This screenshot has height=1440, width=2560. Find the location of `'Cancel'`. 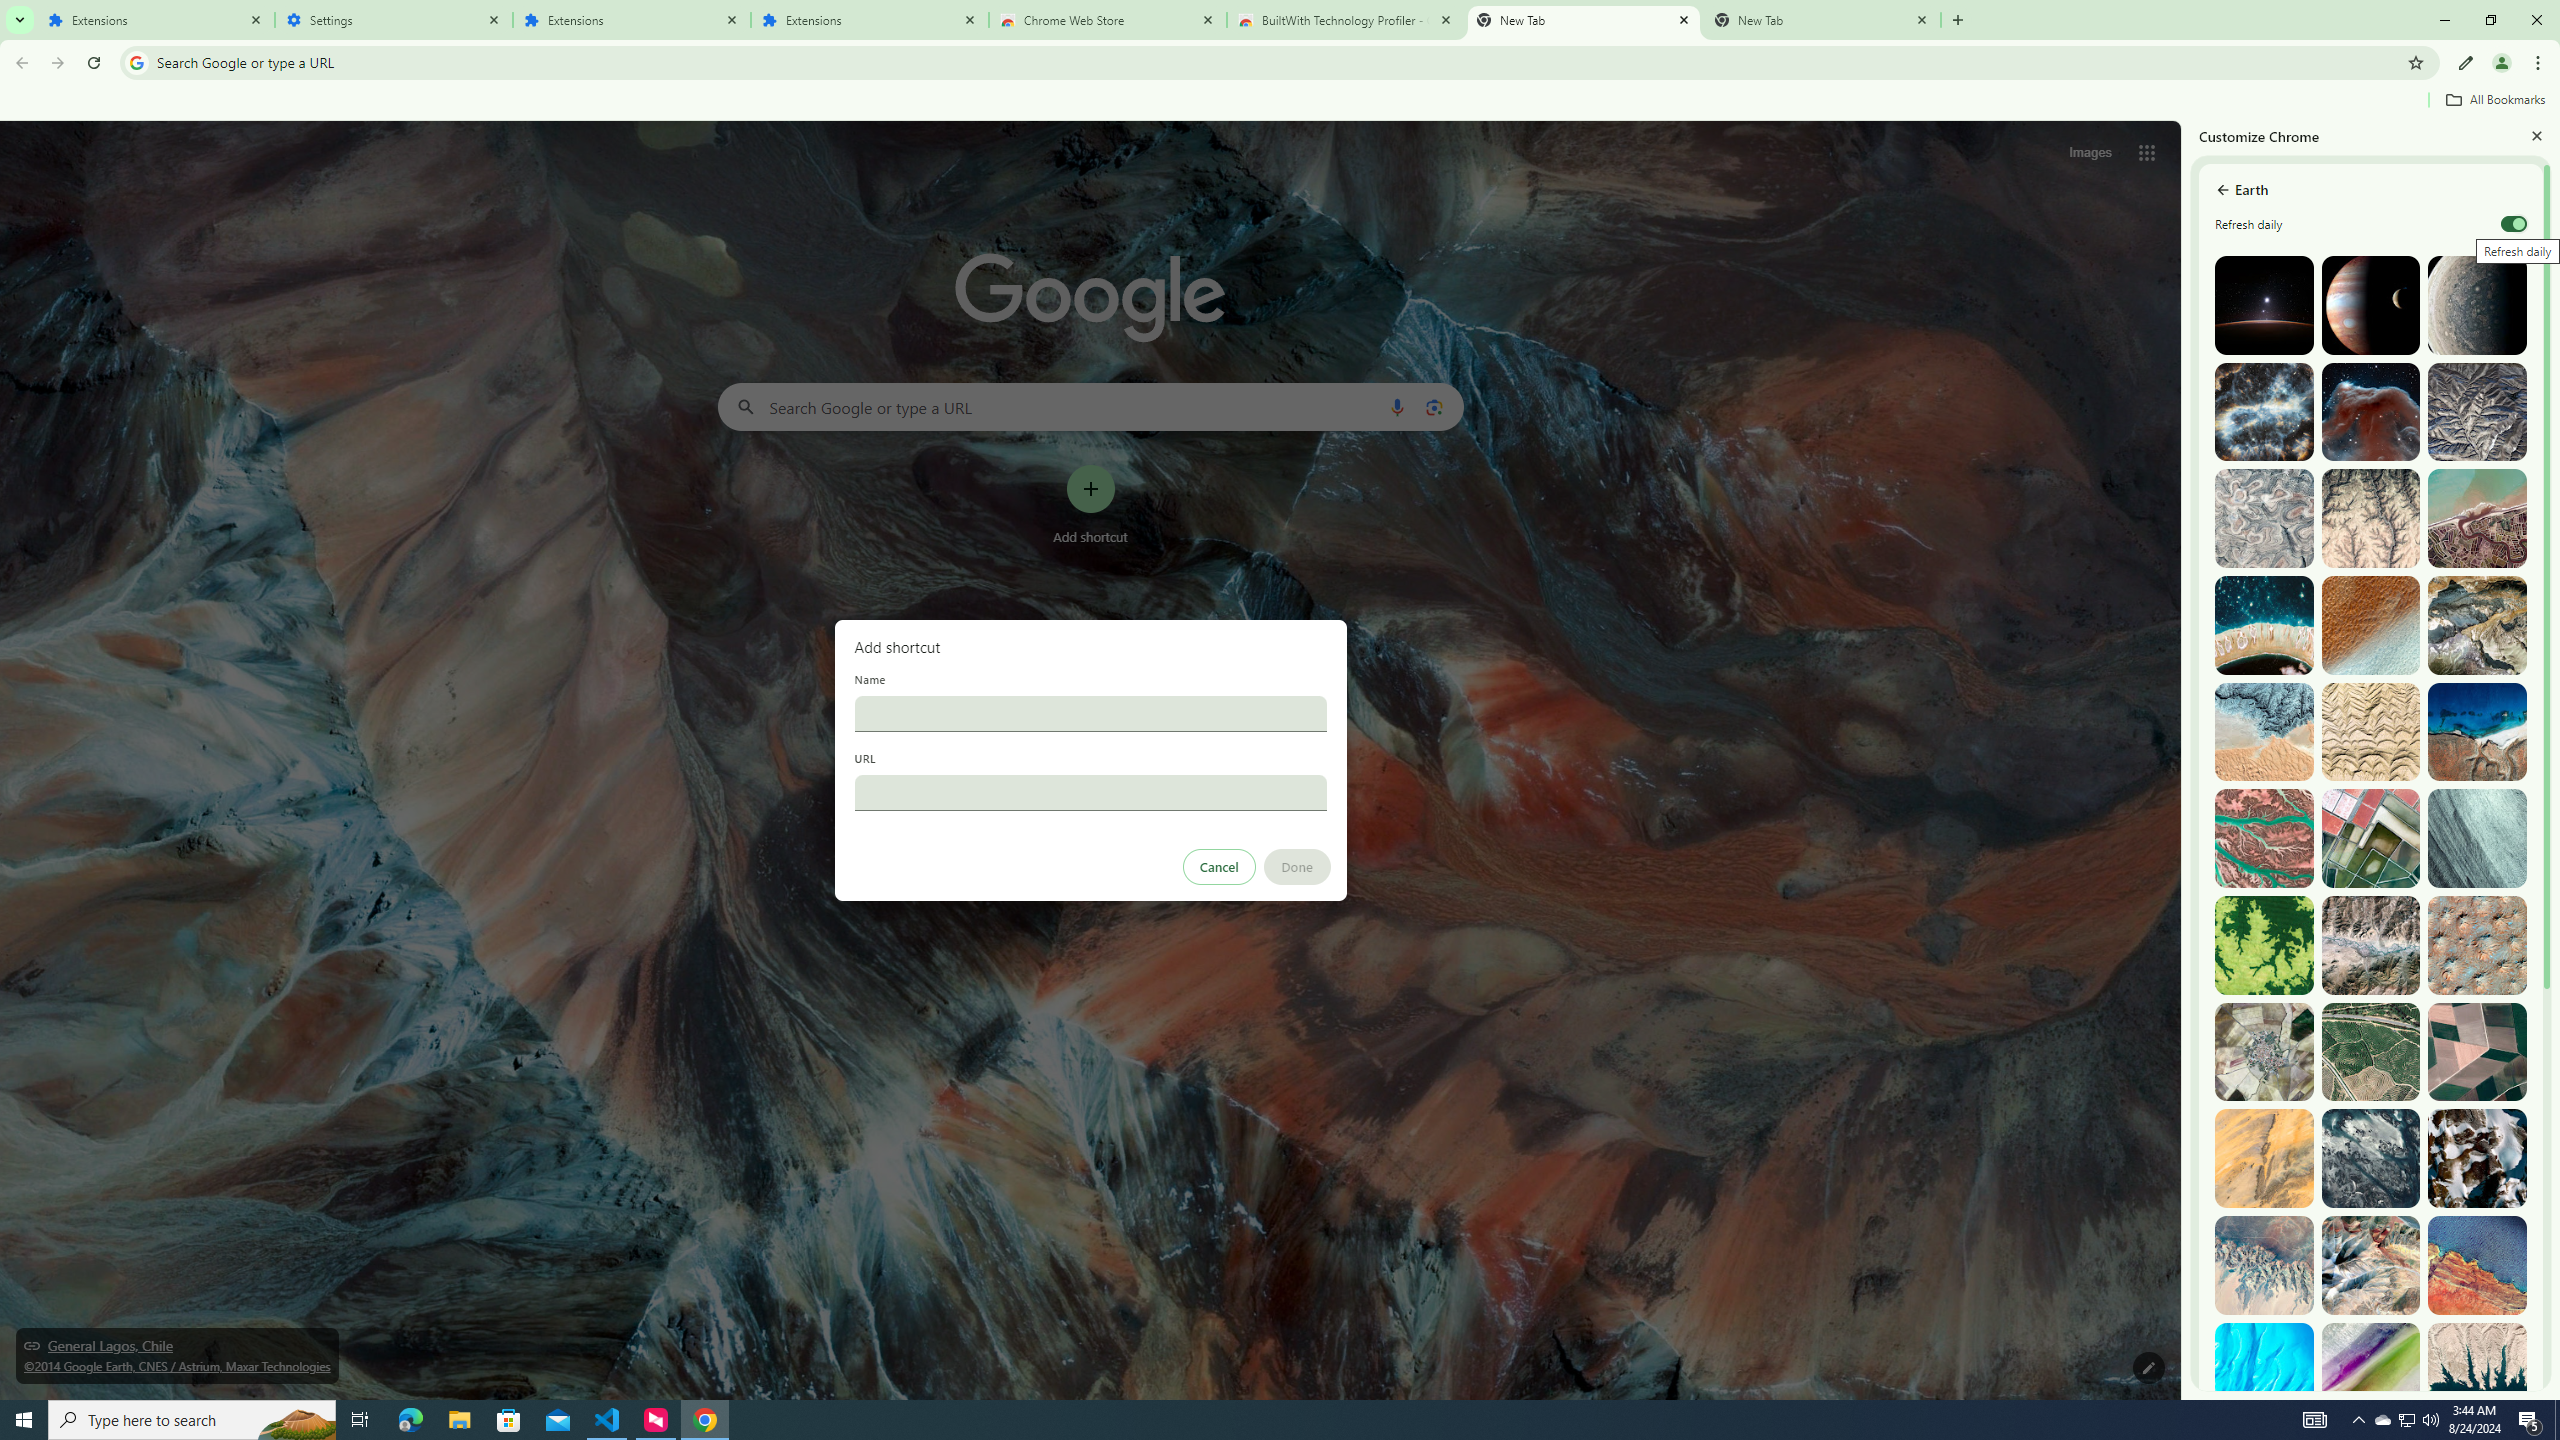

'Cancel' is located at coordinates (1218, 866).